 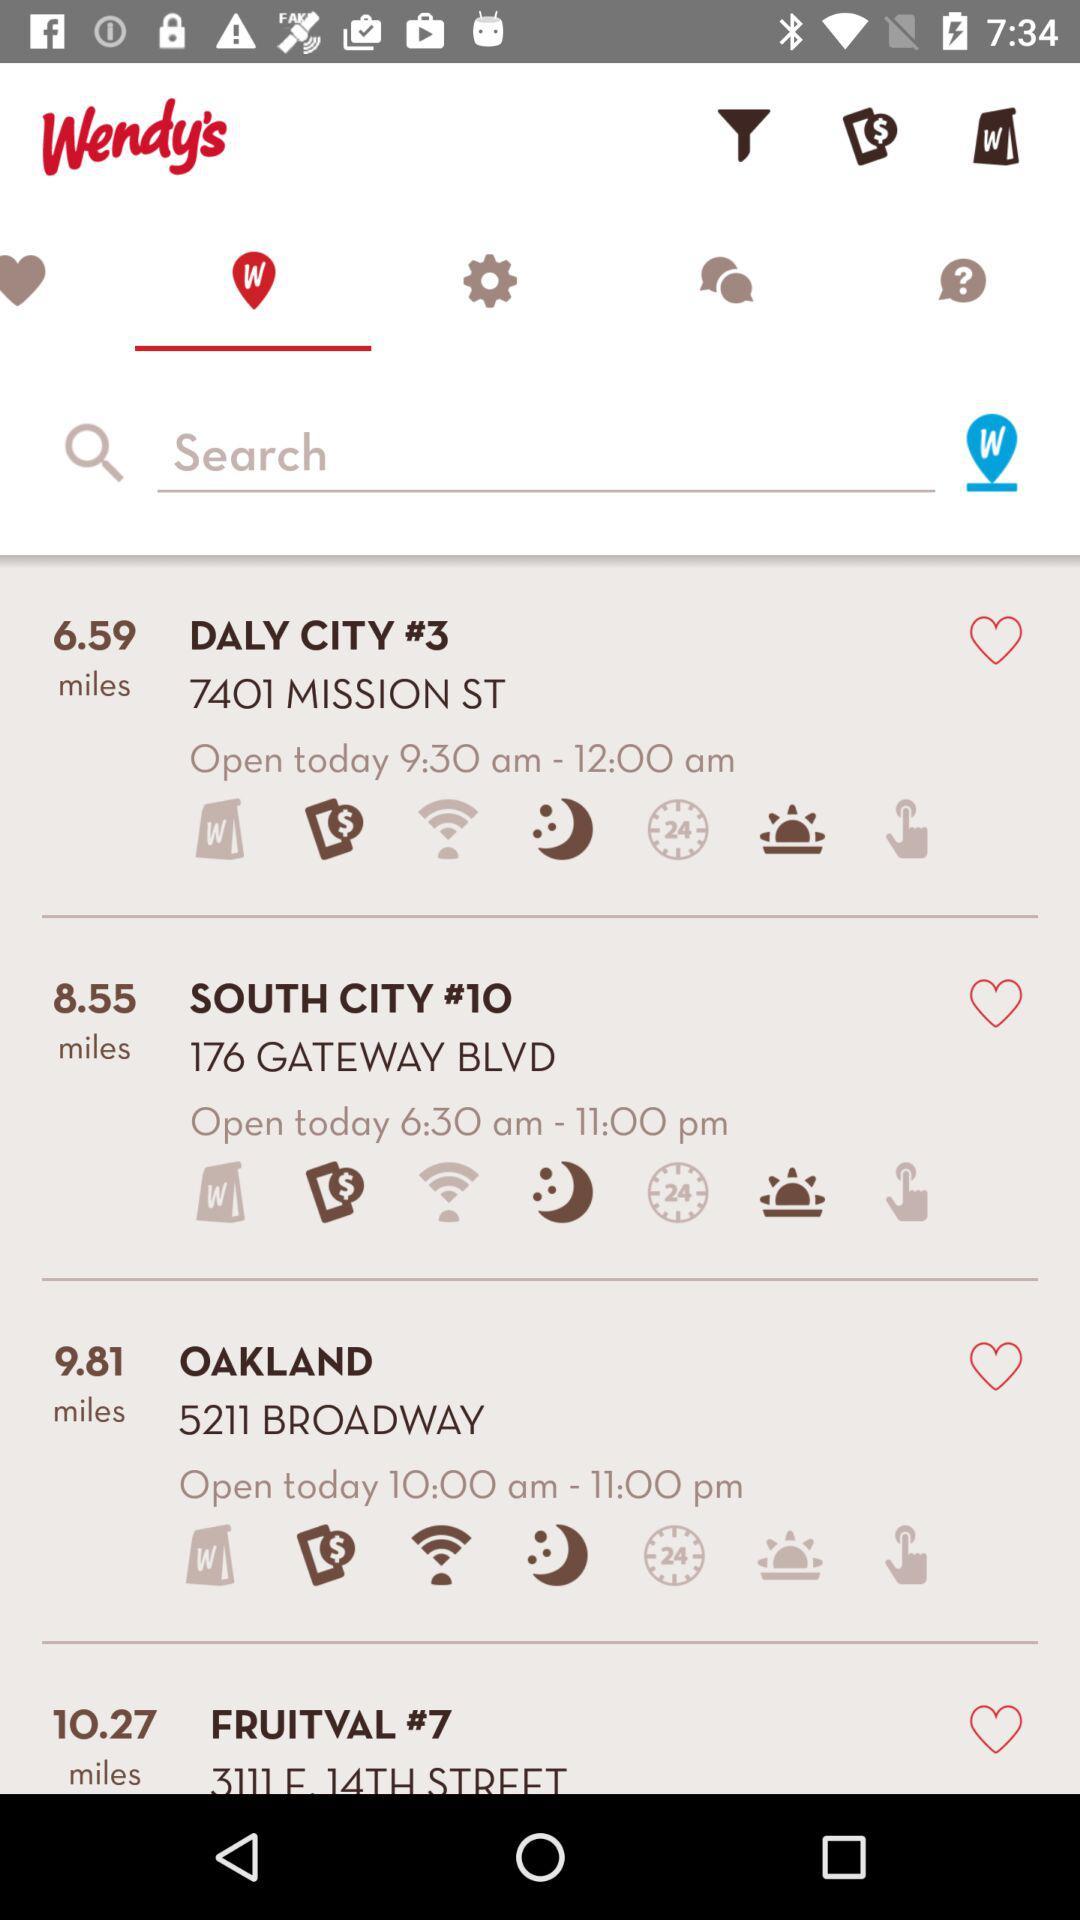 I want to click on mark as favourite, so click(x=995, y=637).